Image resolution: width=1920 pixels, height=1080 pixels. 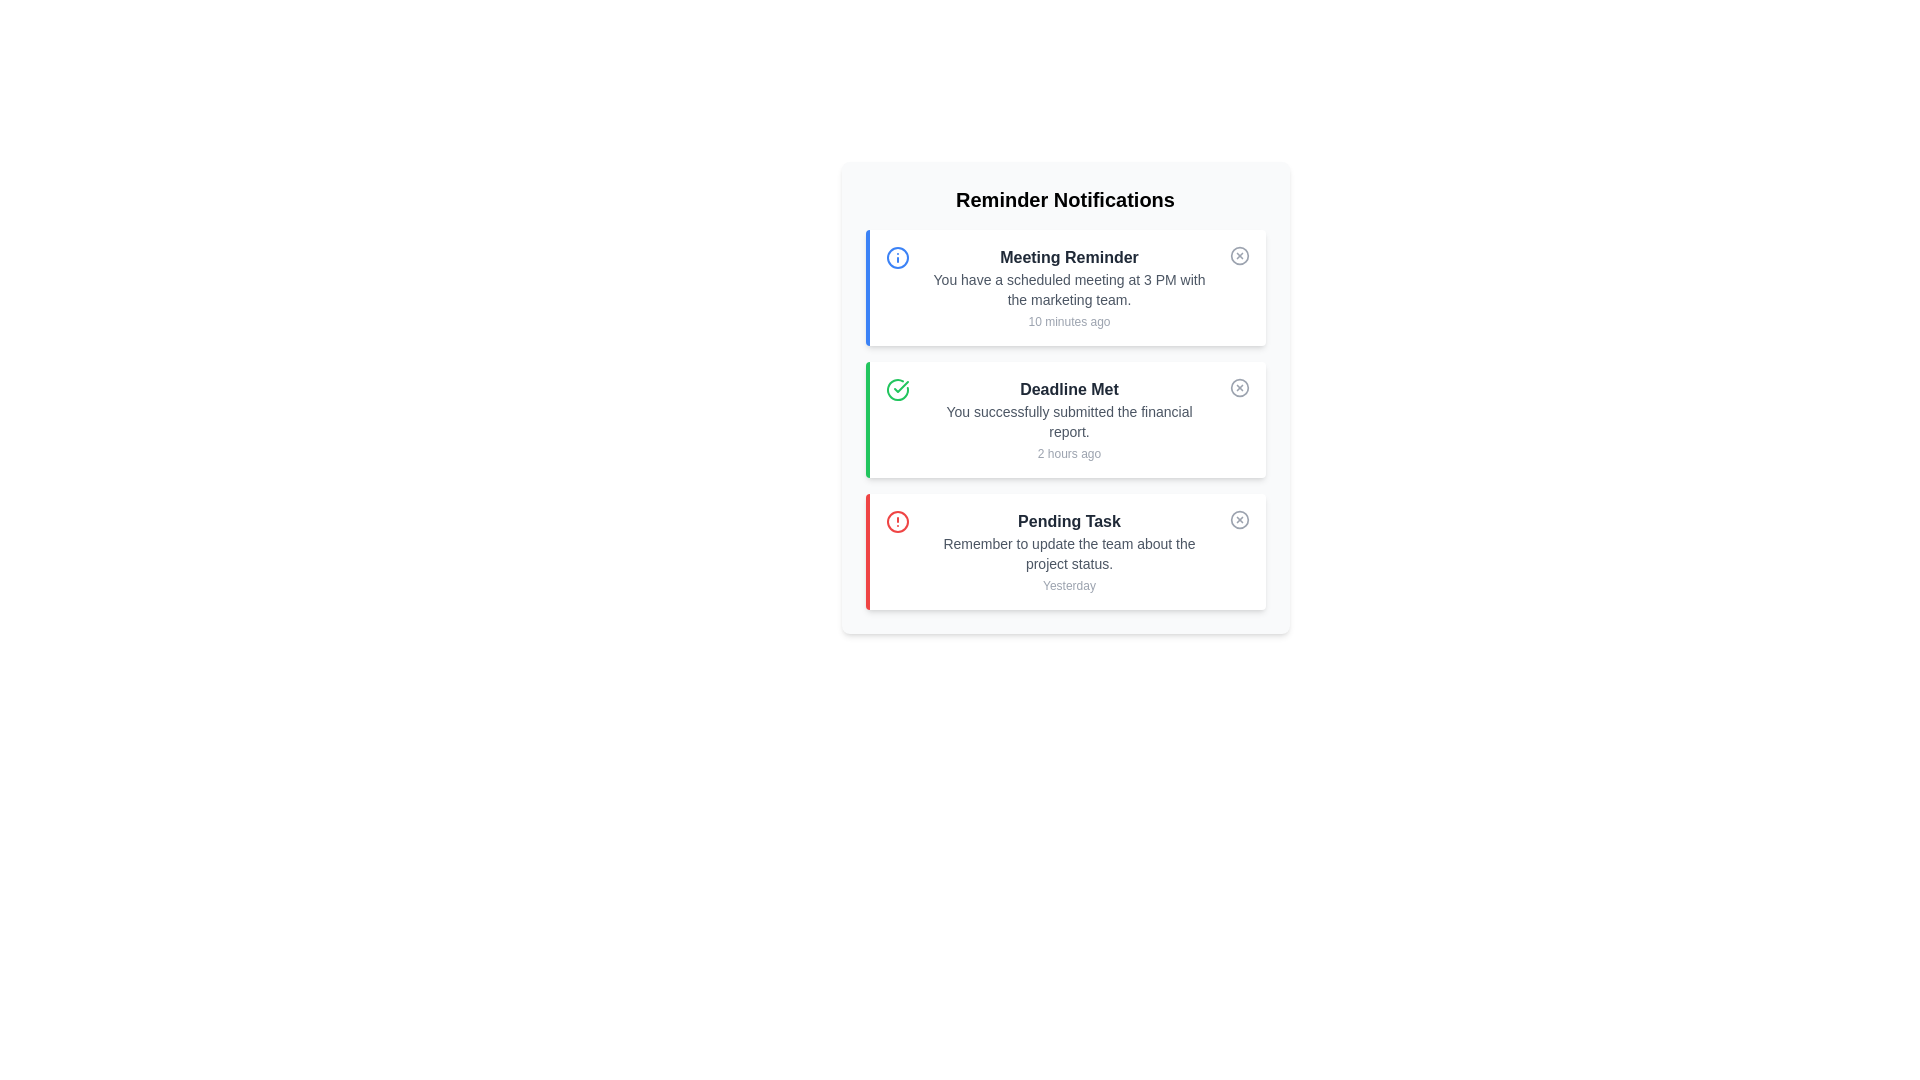 I want to click on the informational icon, which is a circular icon with an 'i' in the center, styled with a blue outline and a white background, located within the 'Meeting Reminder' notification card, so click(x=896, y=257).